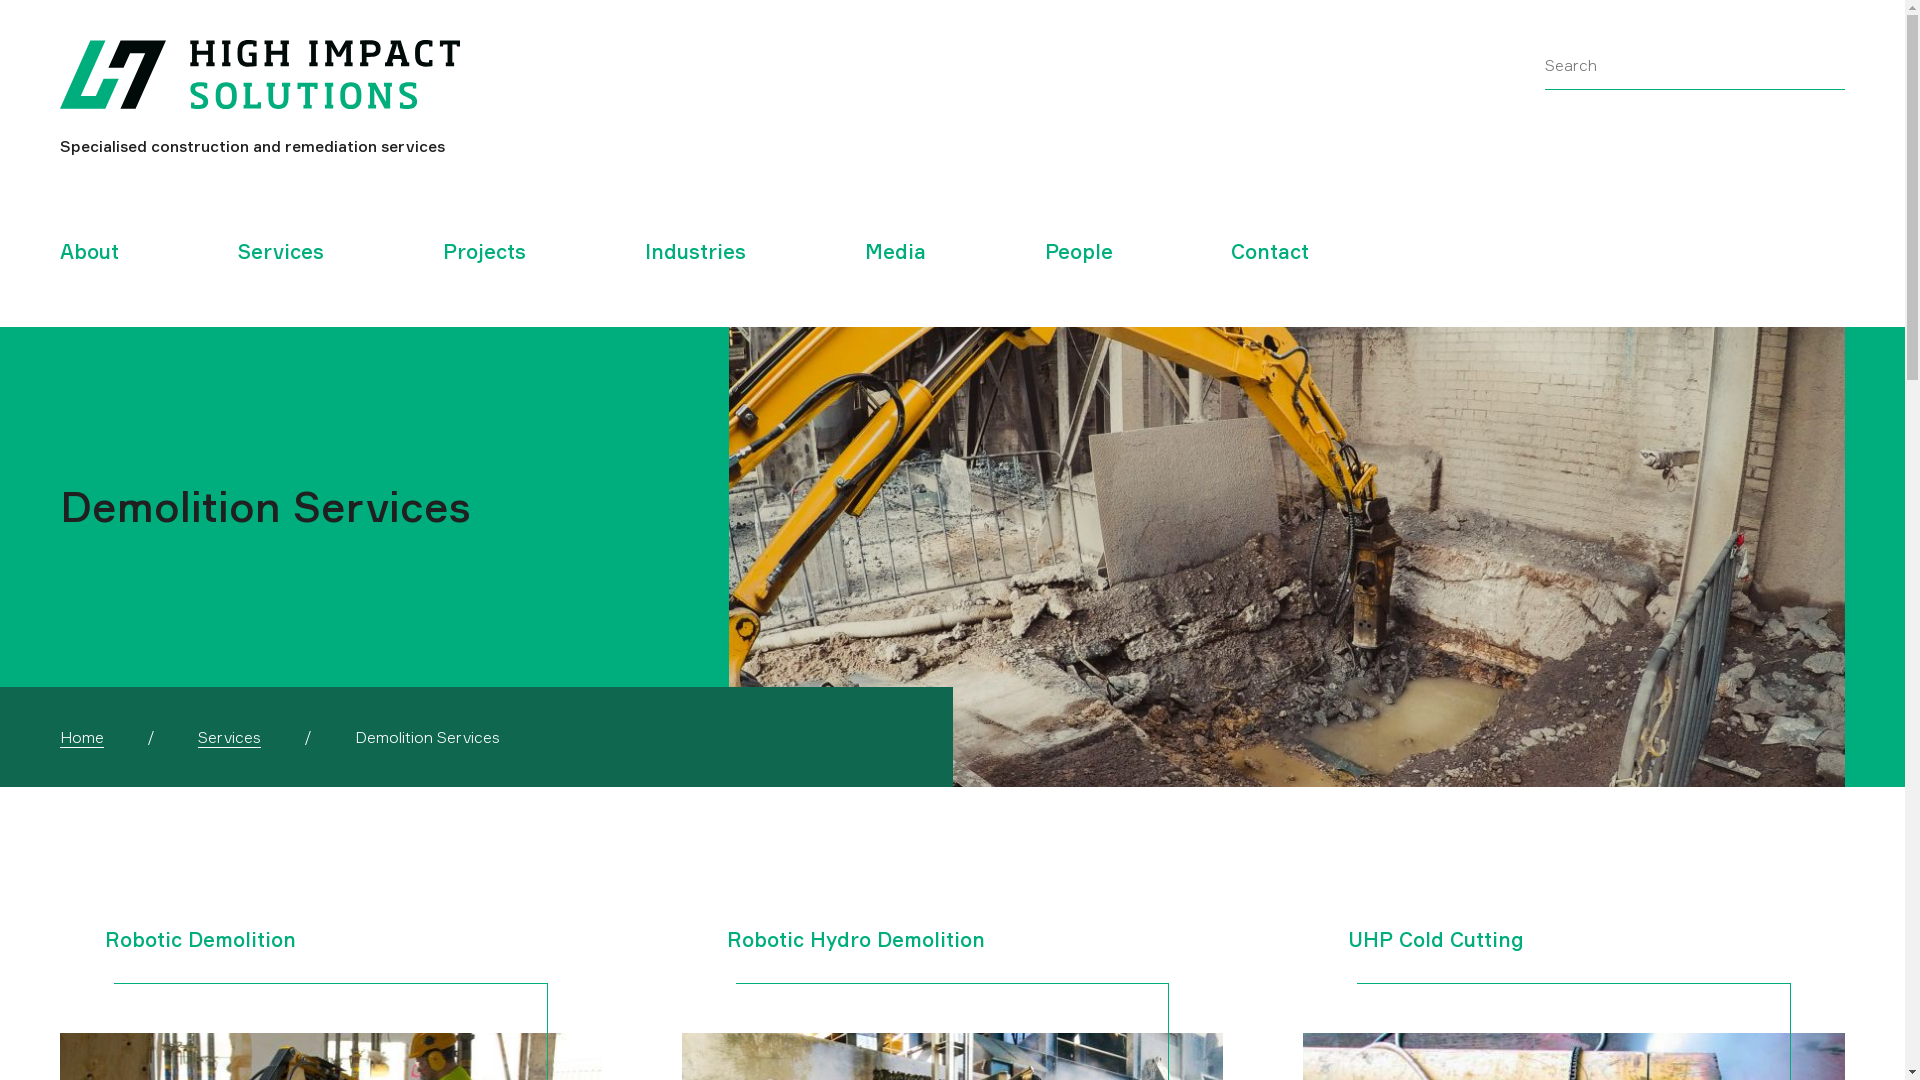  I want to click on 'Industries', so click(695, 250).